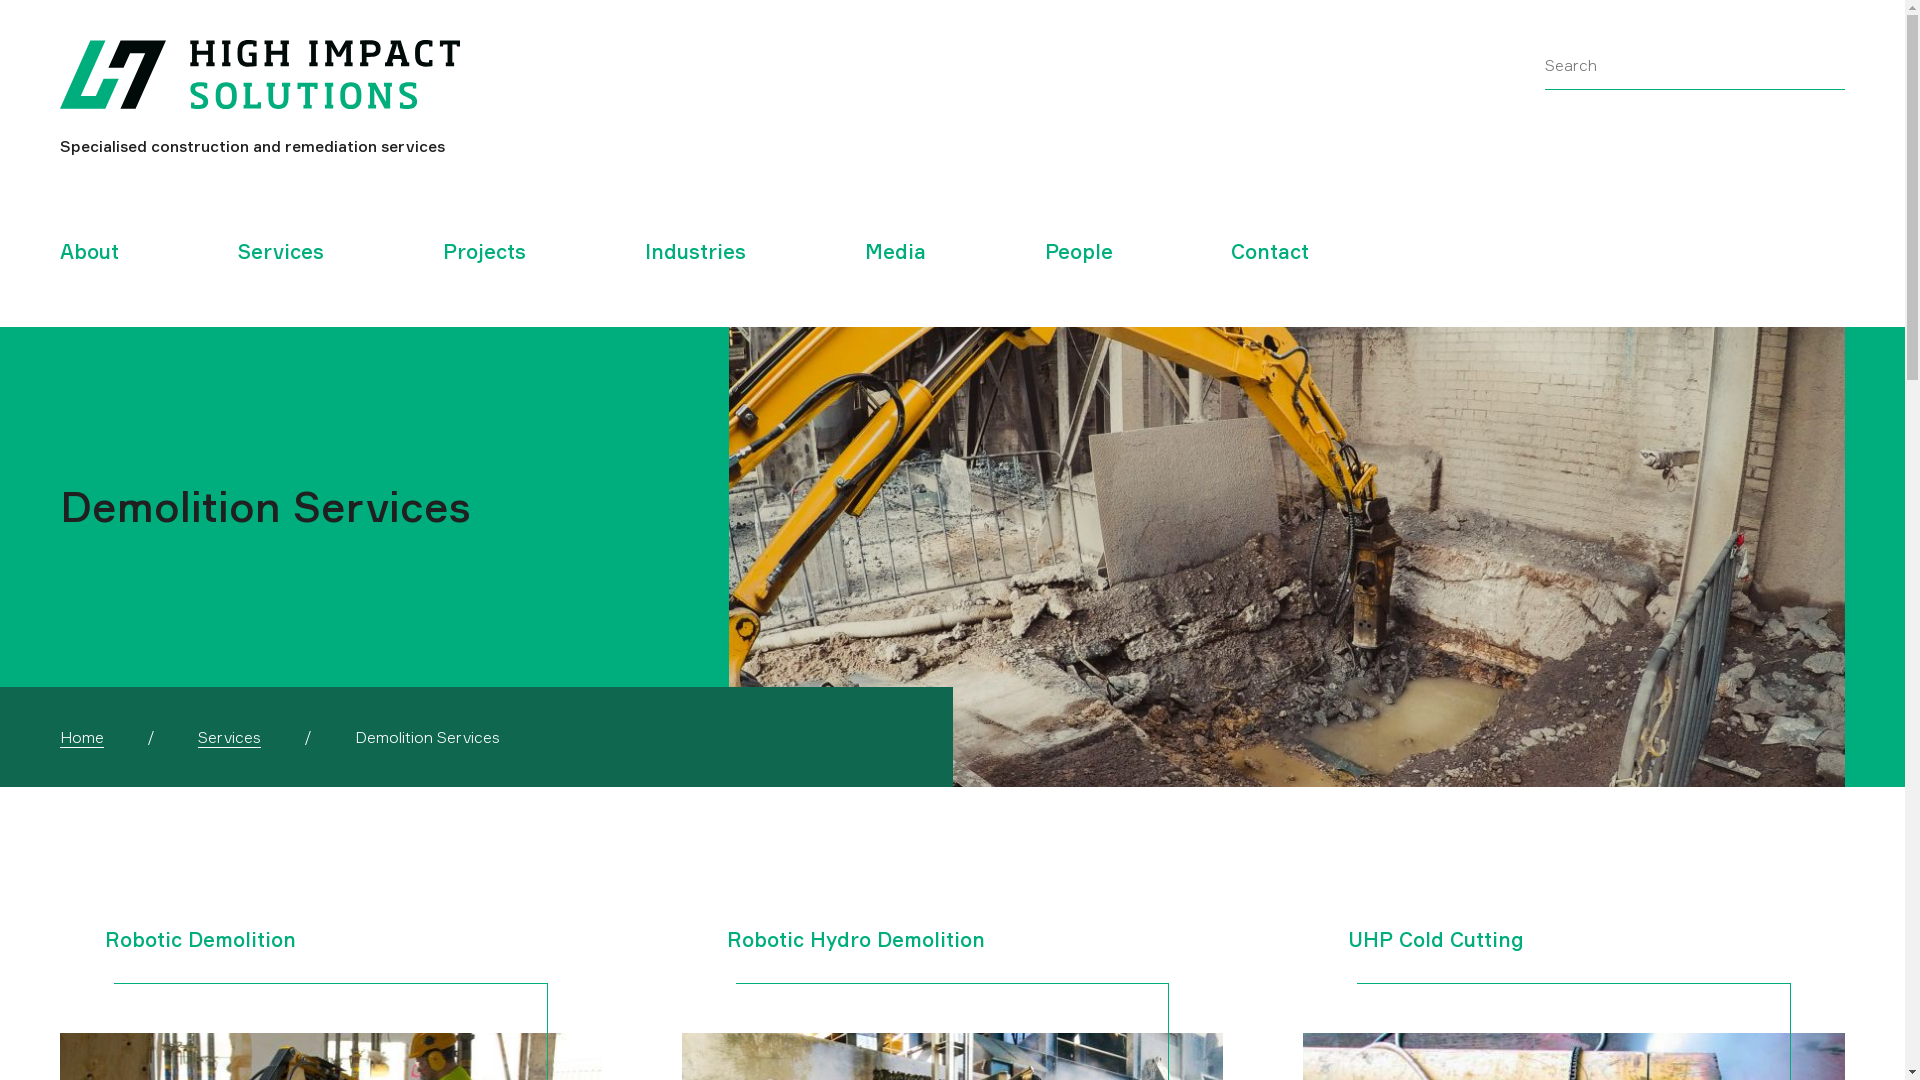  I want to click on 'Industries', so click(695, 250).